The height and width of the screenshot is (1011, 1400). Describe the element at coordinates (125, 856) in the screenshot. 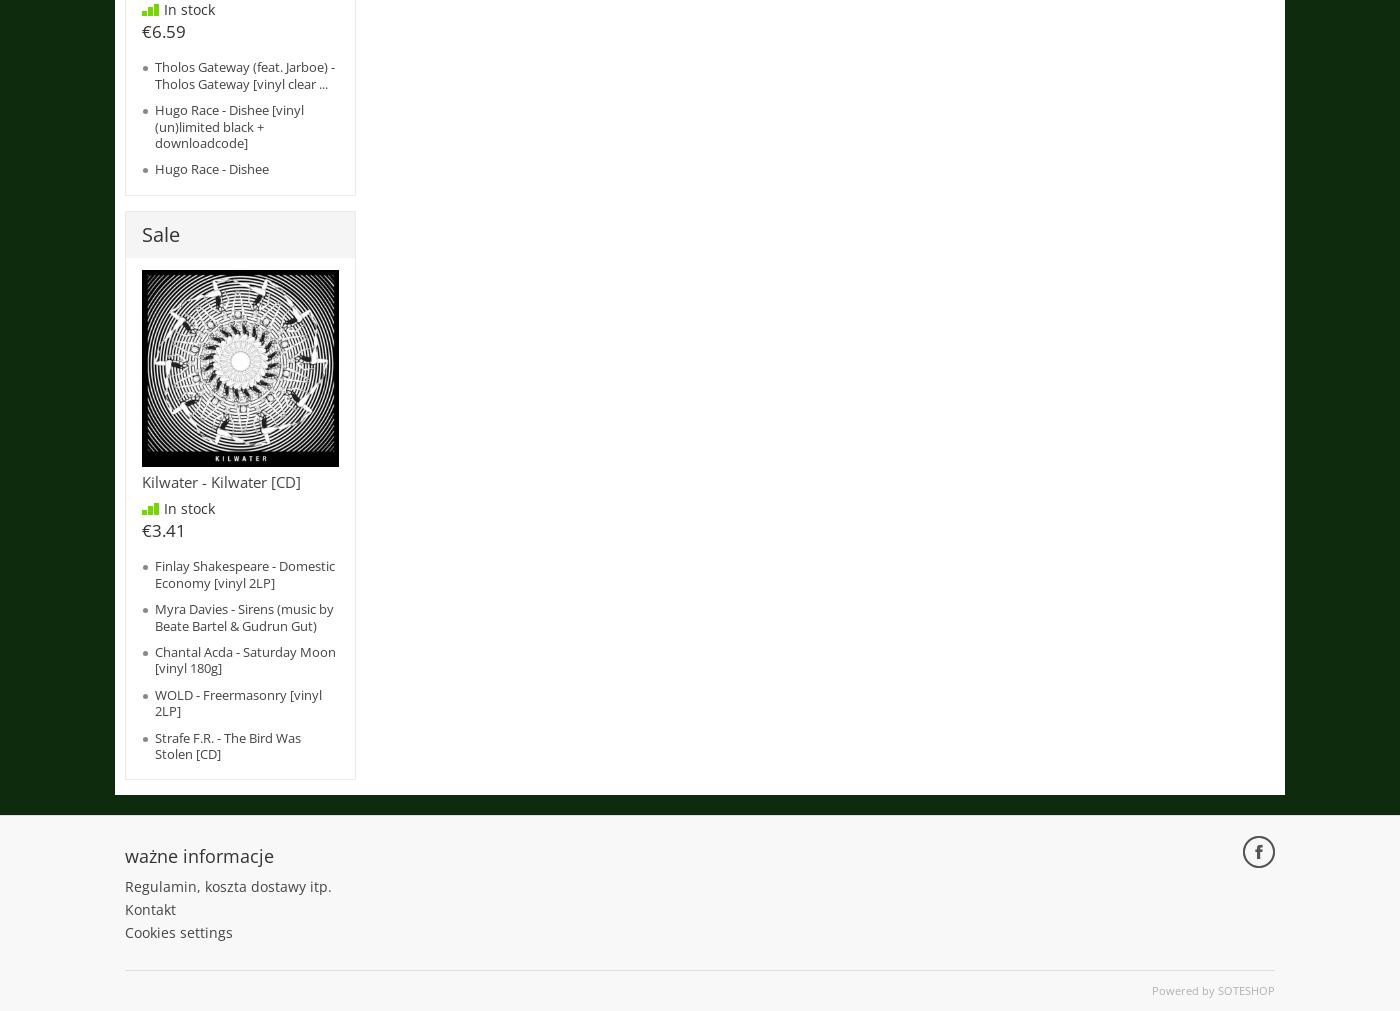

I see `'ważne informacje'` at that location.